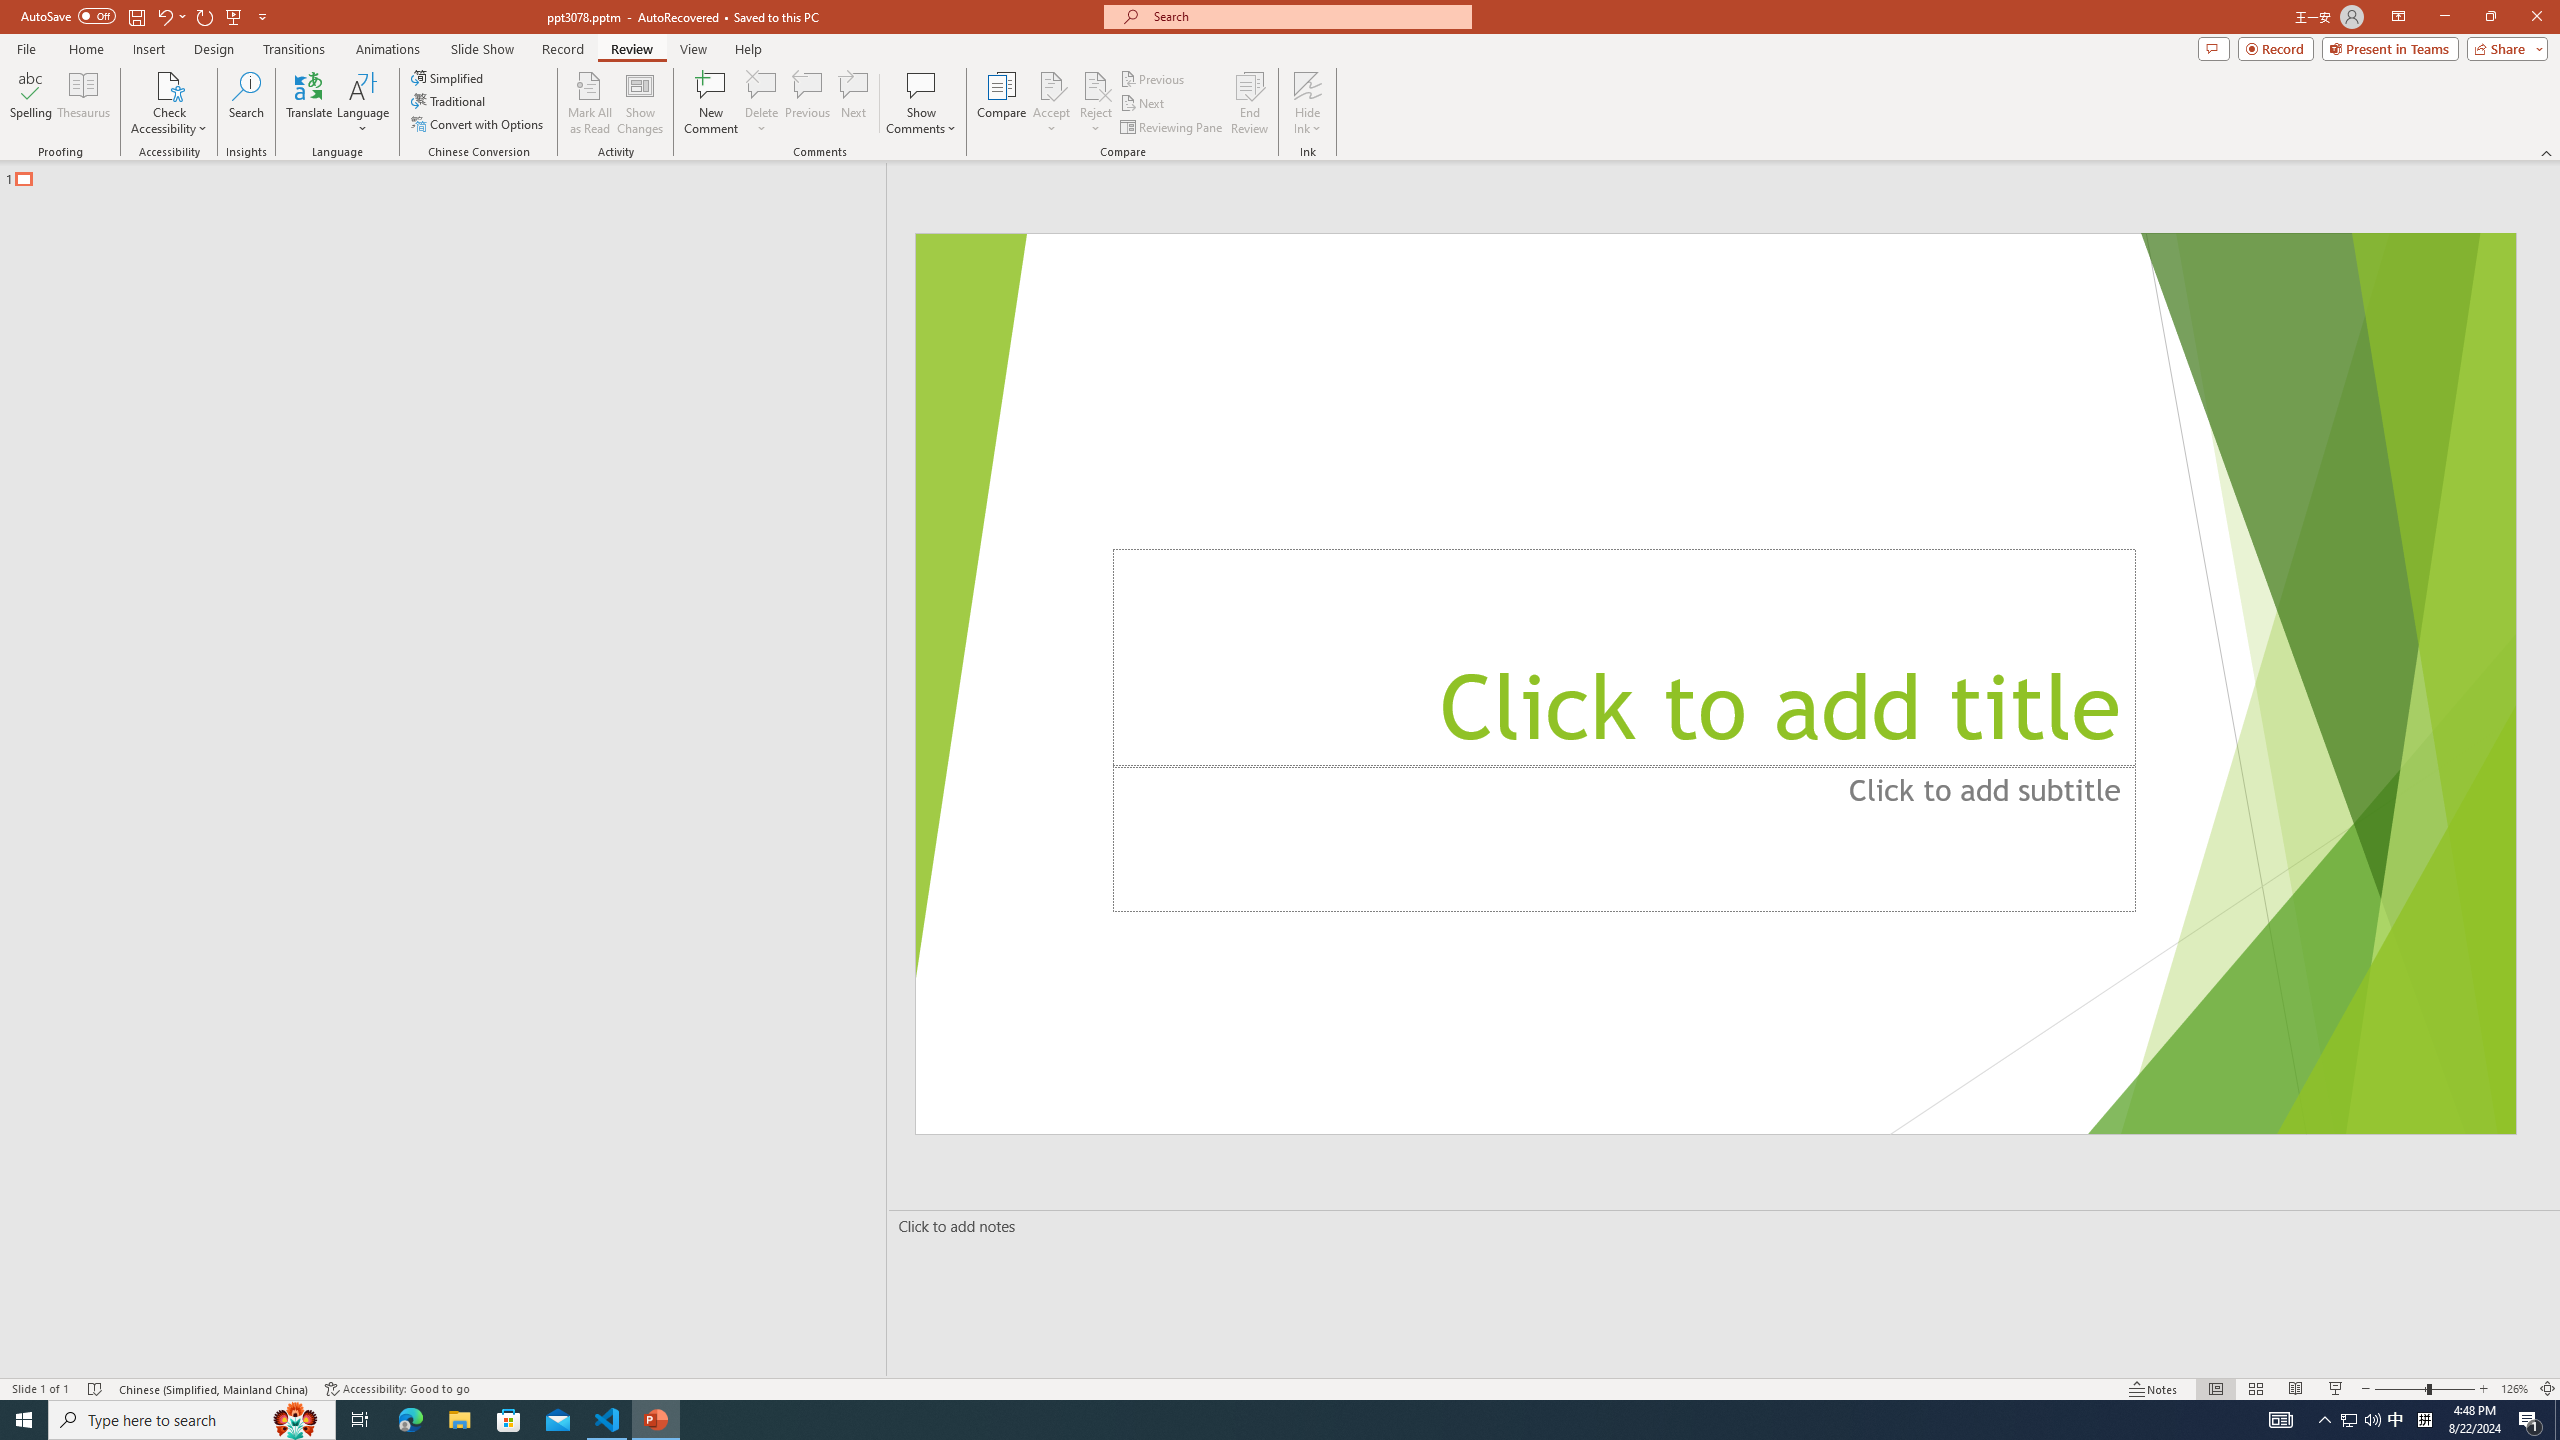 The image size is (2560, 1440). What do you see at coordinates (1153, 78) in the screenshot?
I see `'Previous'` at bounding box center [1153, 78].